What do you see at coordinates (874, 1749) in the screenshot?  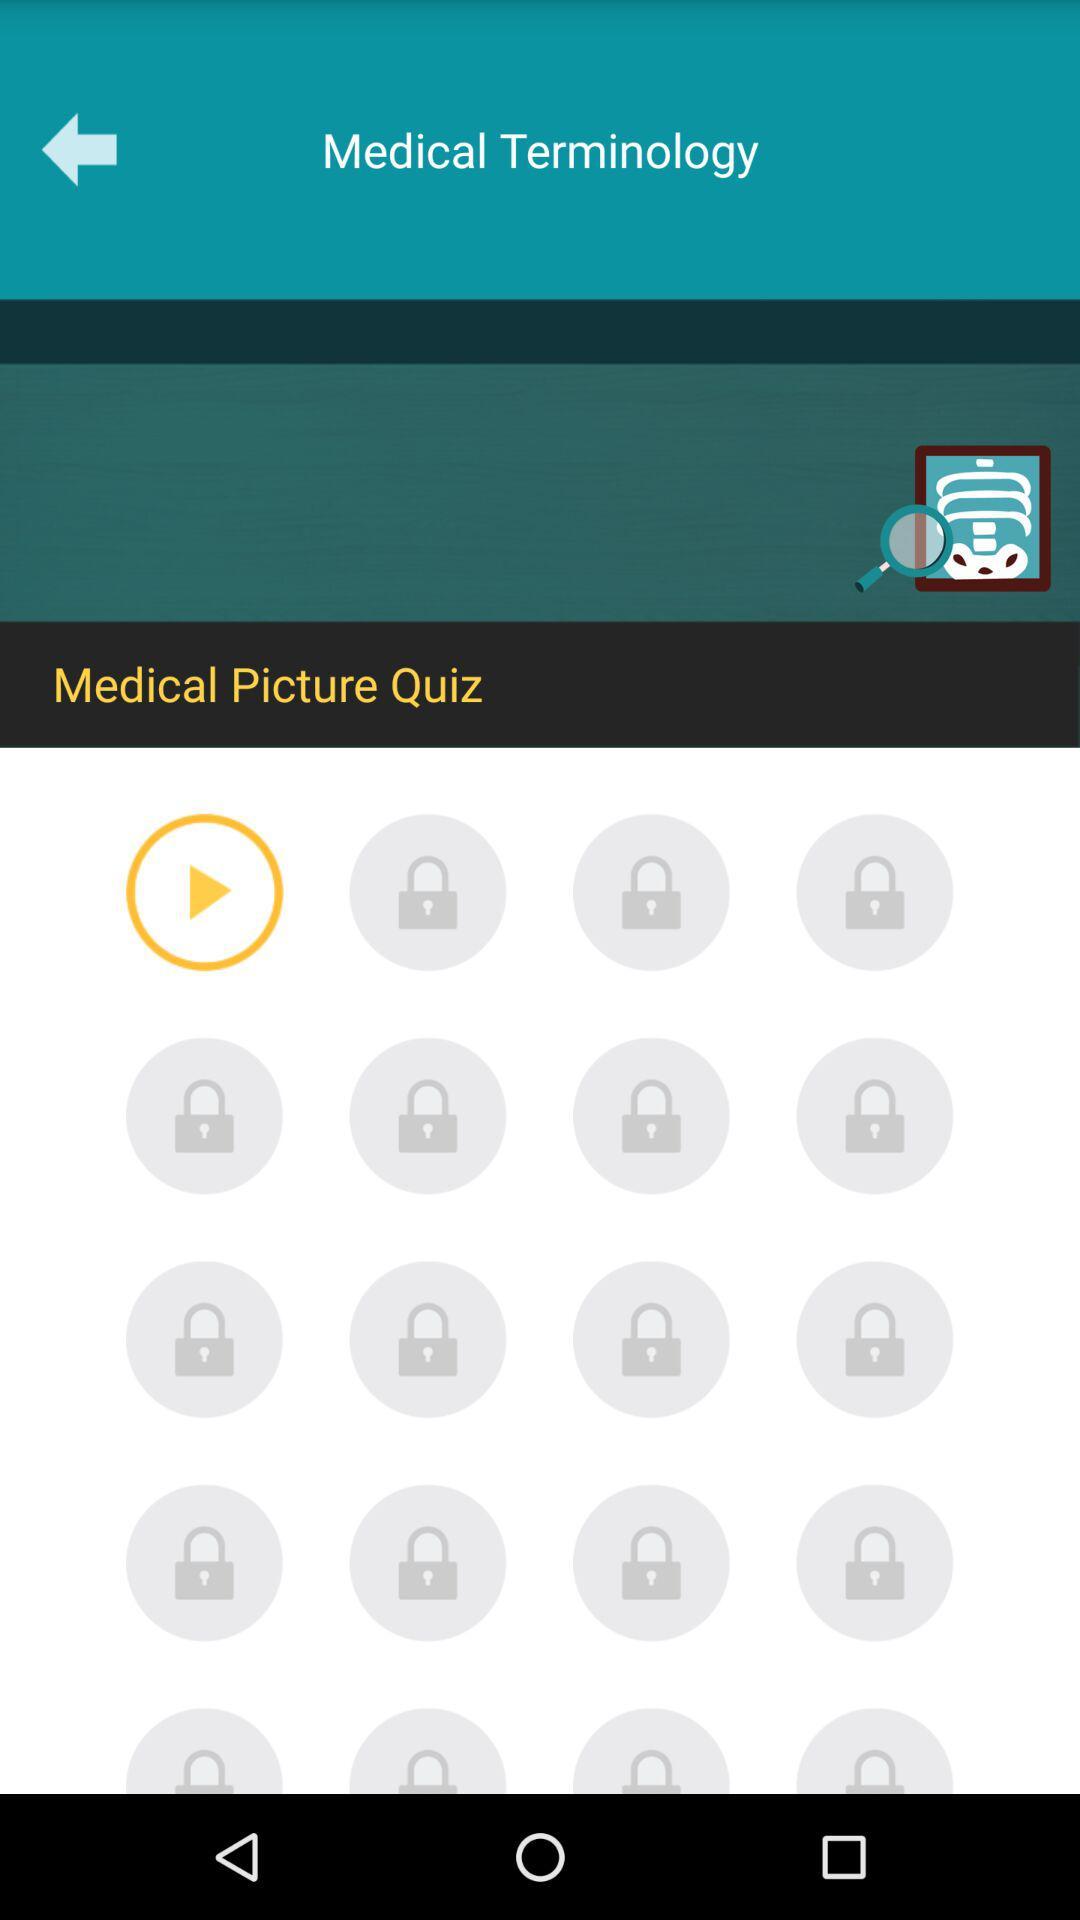 I see `unlock the quiz` at bounding box center [874, 1749].